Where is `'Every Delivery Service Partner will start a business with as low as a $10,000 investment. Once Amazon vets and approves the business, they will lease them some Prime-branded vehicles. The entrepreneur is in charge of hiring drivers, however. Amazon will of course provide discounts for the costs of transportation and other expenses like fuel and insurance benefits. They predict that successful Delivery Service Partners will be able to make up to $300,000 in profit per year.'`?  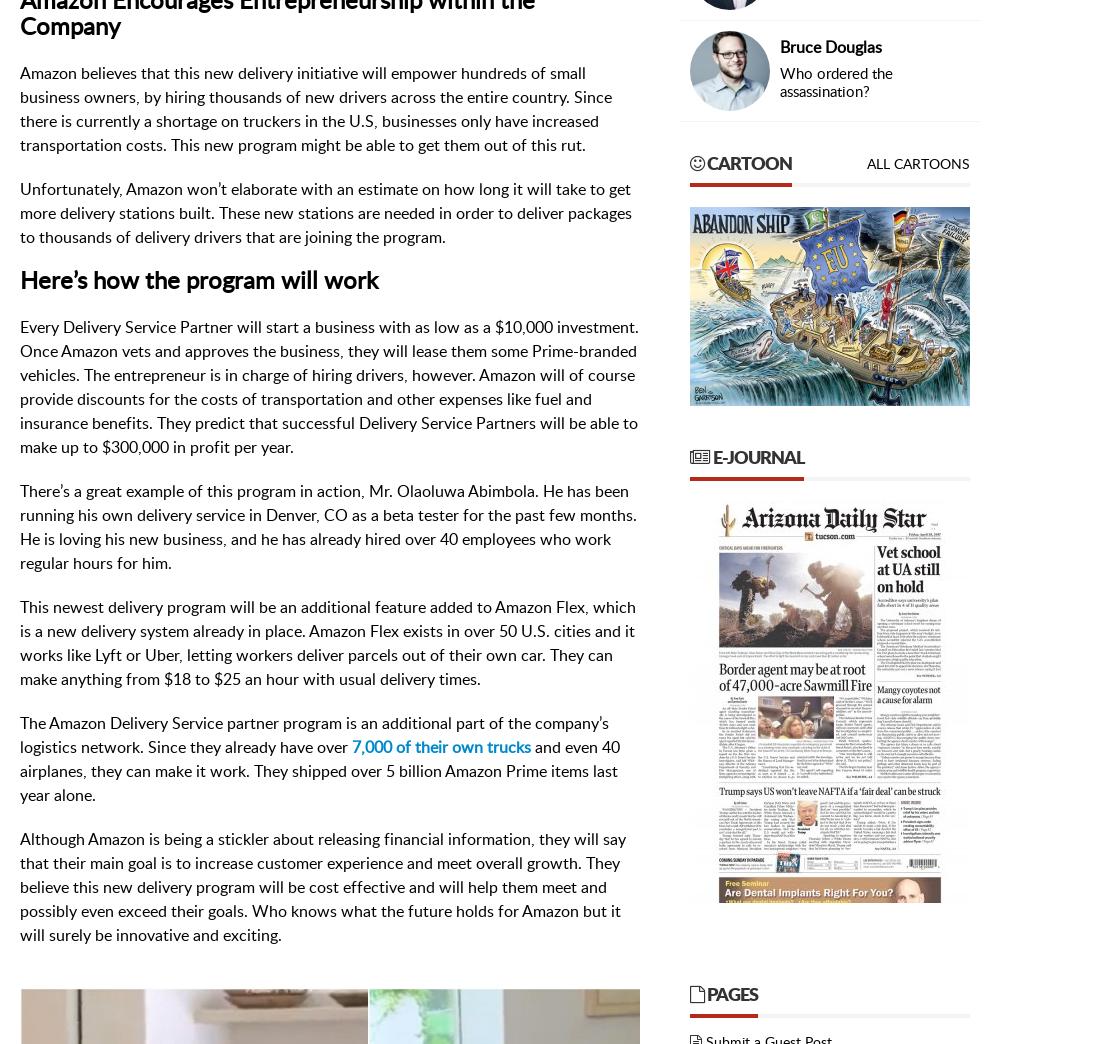 'Every Delivery Service Partner will start a business with as low as a $10,000 investment. Once Amazon vets and approves the business, they will lease them some Prime-branded vehicles. The entrepreneur is in charge of hiring drivers, however. Amazon will of course provide discounts for the costs of transportation and other expenses like fuel and insurance benefits. They predict that successful Delivery Service Partners will be able to make up to $300,000 in profit per year.' is located at coordinates (19, 387).